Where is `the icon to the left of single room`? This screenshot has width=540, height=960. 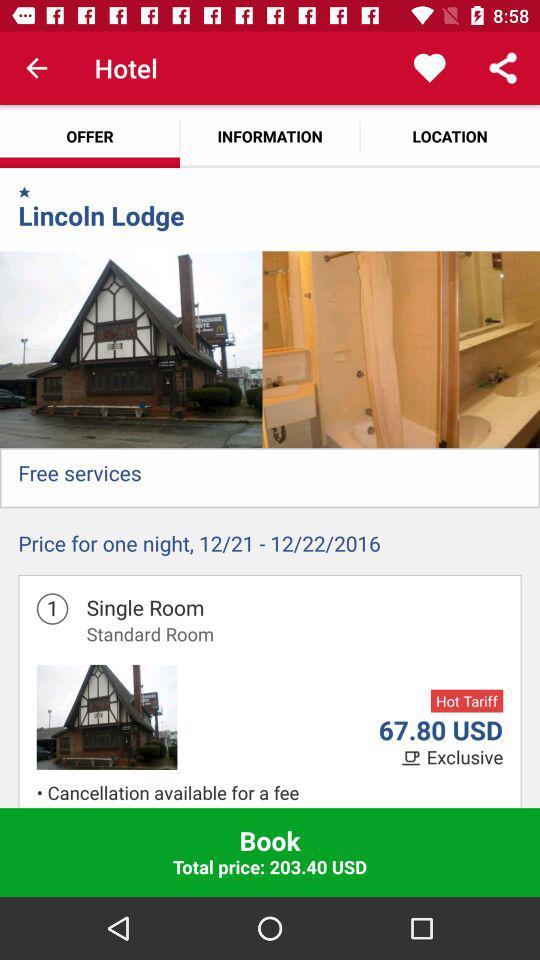
the icon to the left of single room is located at coordinates (52, 608).